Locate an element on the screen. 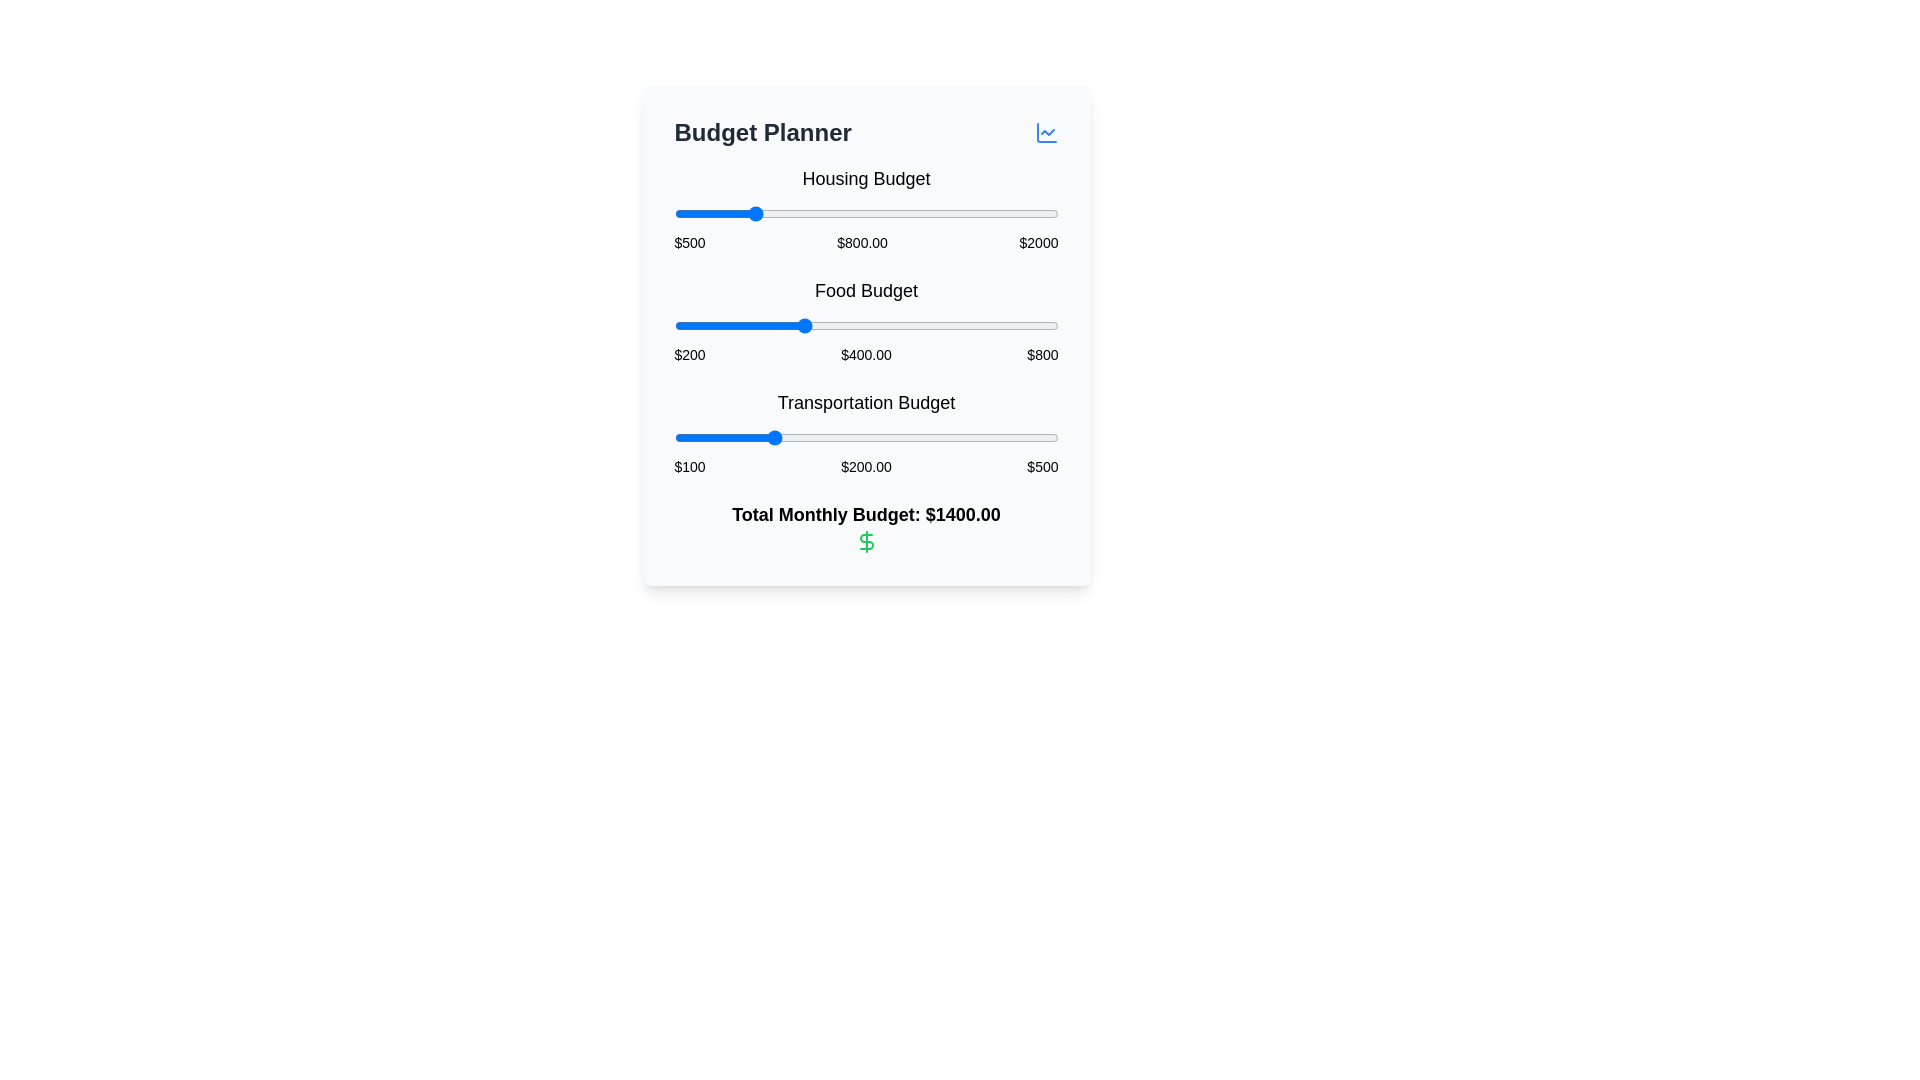 This screenshot has height=1080, width=1920. the transportation budget is located at coordinates (997, 437).